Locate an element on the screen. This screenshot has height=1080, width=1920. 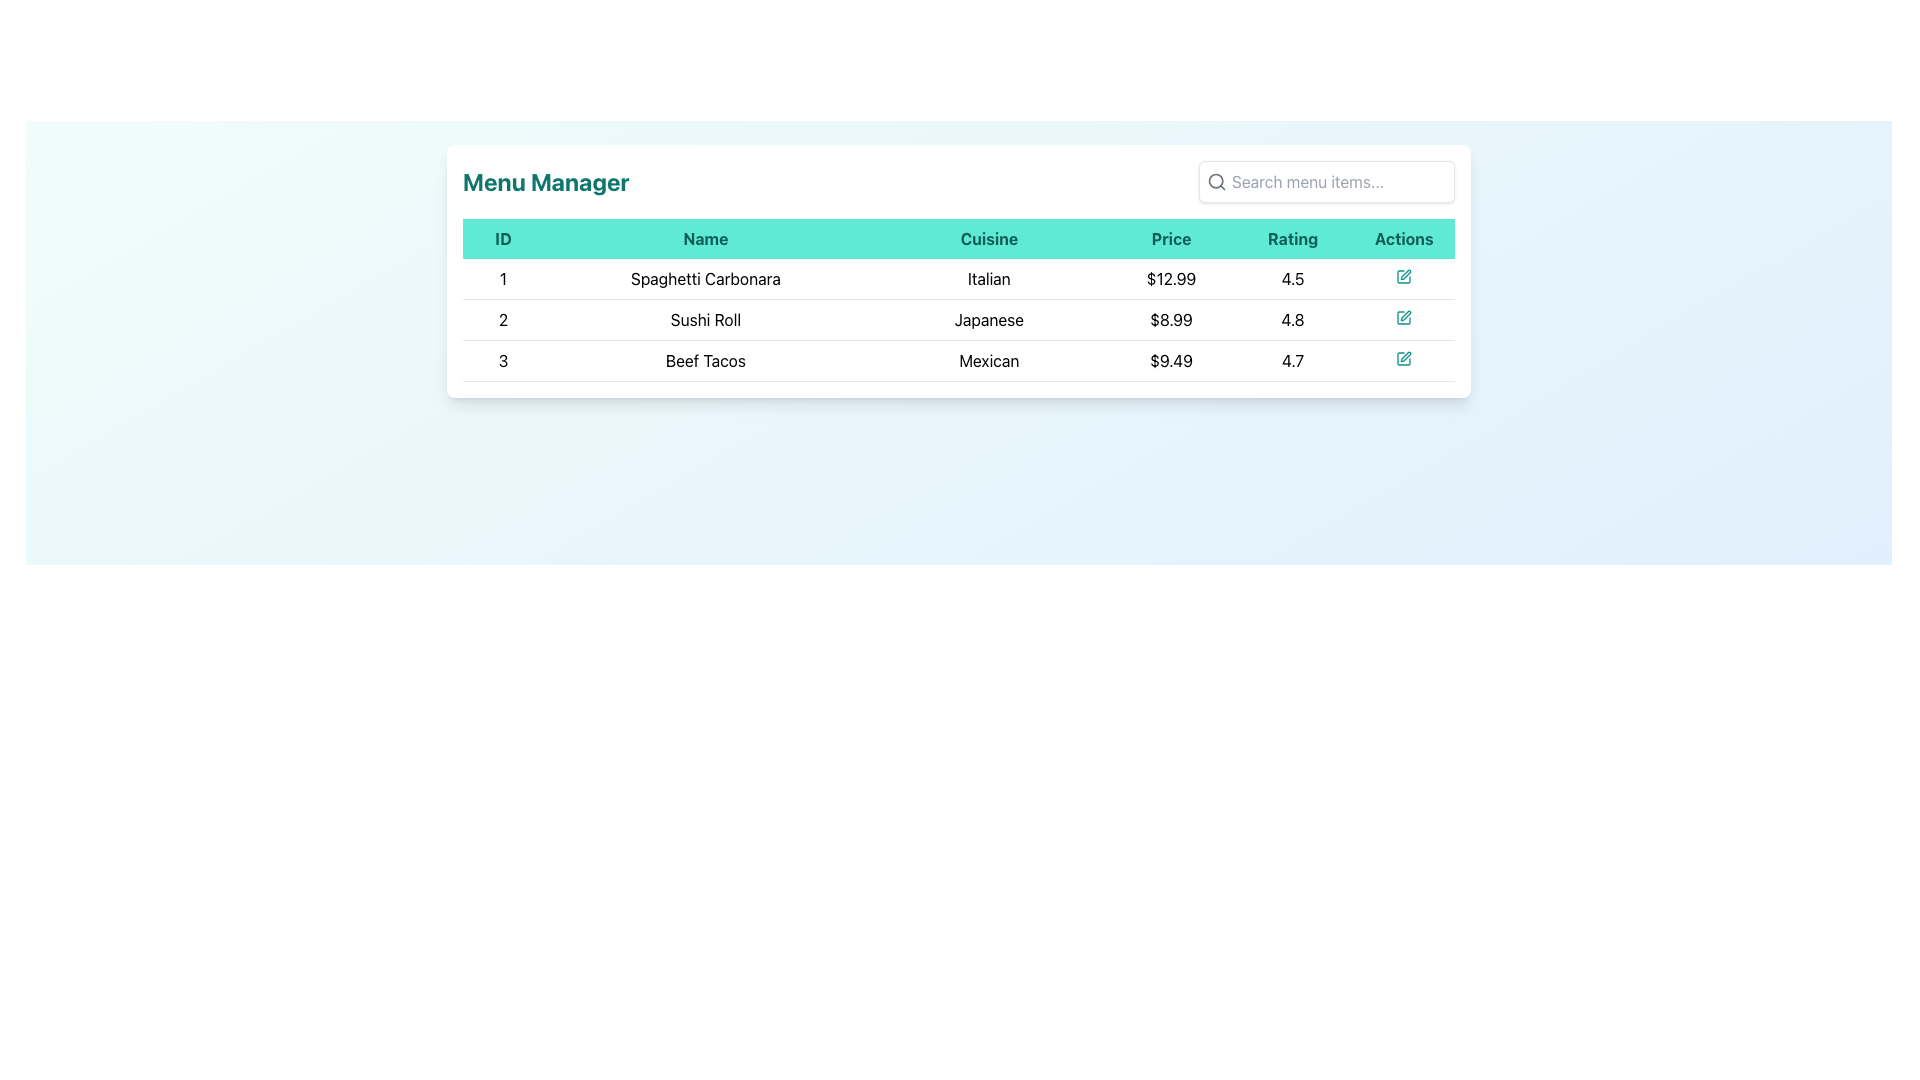
the static text element displaying the rating score for 'Beef Tacos', located in the 'Rating' column of the table, positioned between the price '$9.49' and the actions column is located at coordinates (1292, 361).